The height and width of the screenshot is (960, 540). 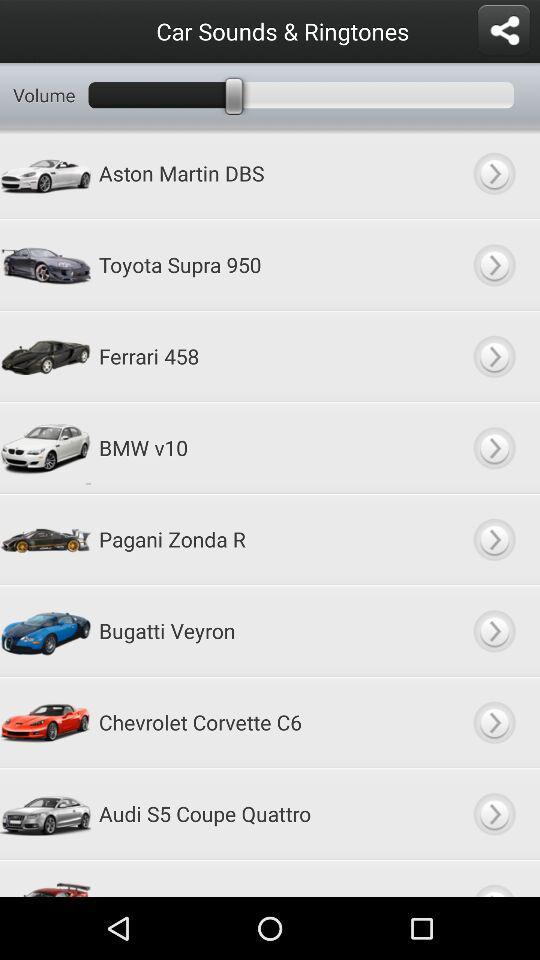 What do you see at coordinates (493, 538) in the screenshot?
I see `the car sounds` at bounding box center [493, 538].